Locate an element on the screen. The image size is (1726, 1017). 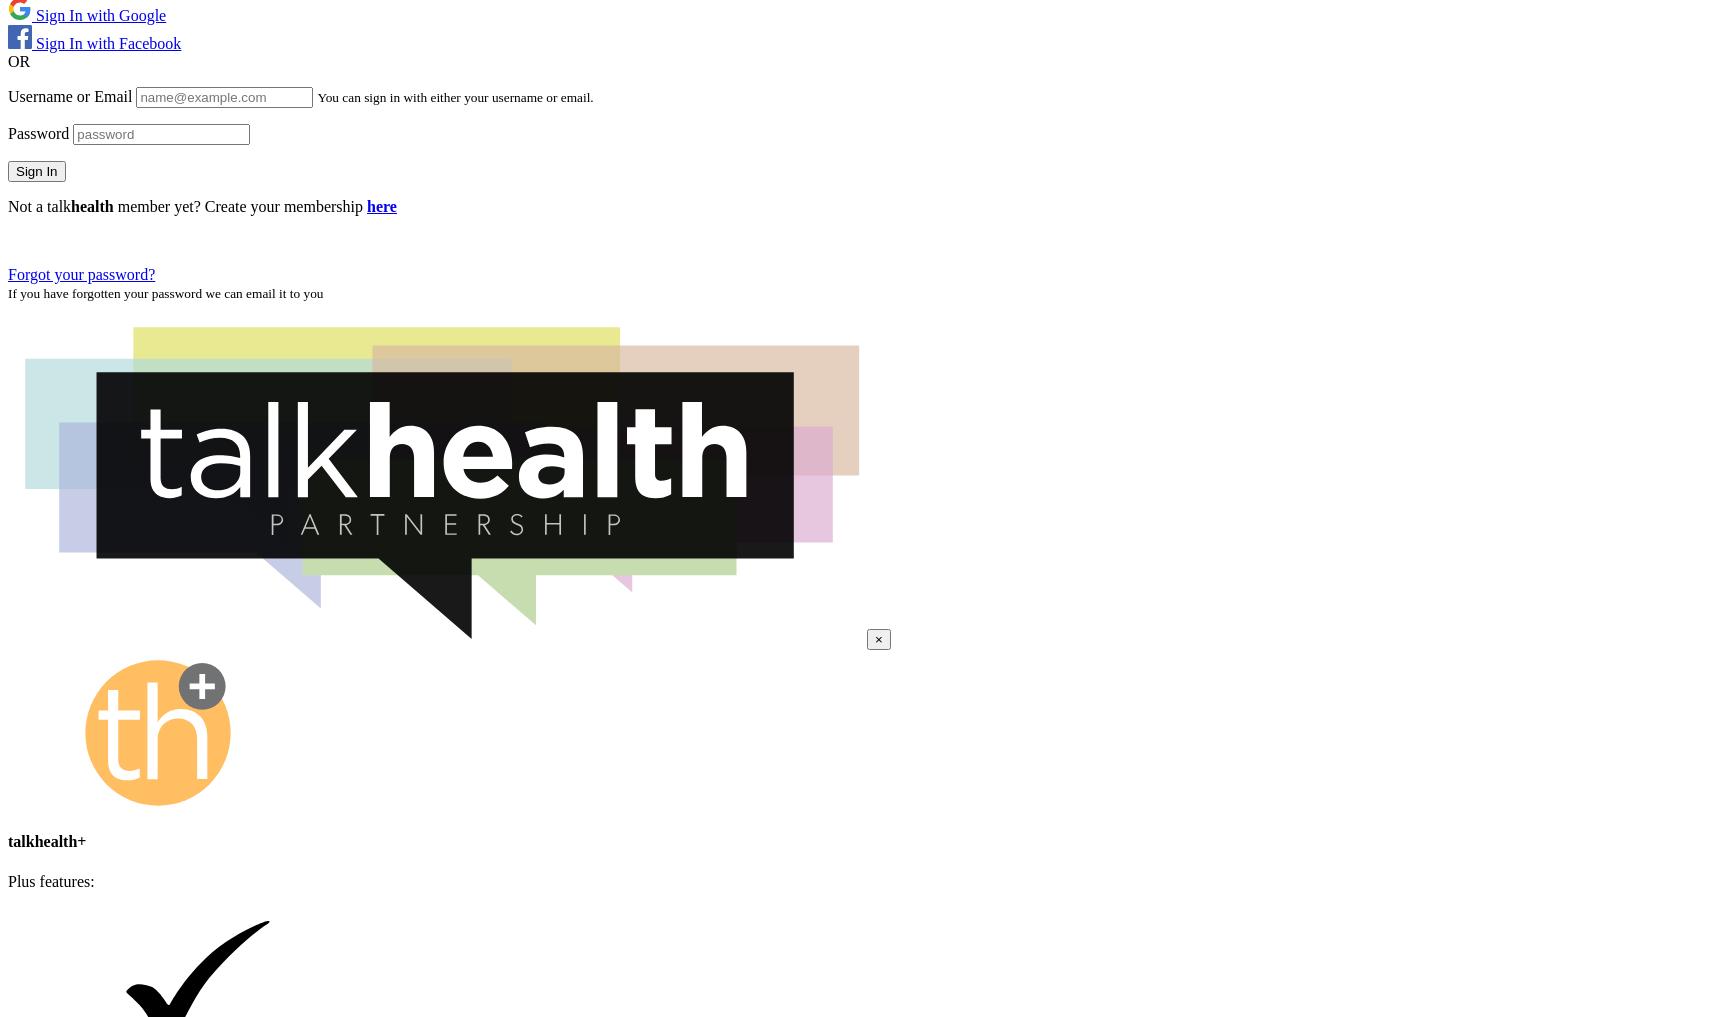
'Sign In with Facebook' is located at coordinates (105, 41).